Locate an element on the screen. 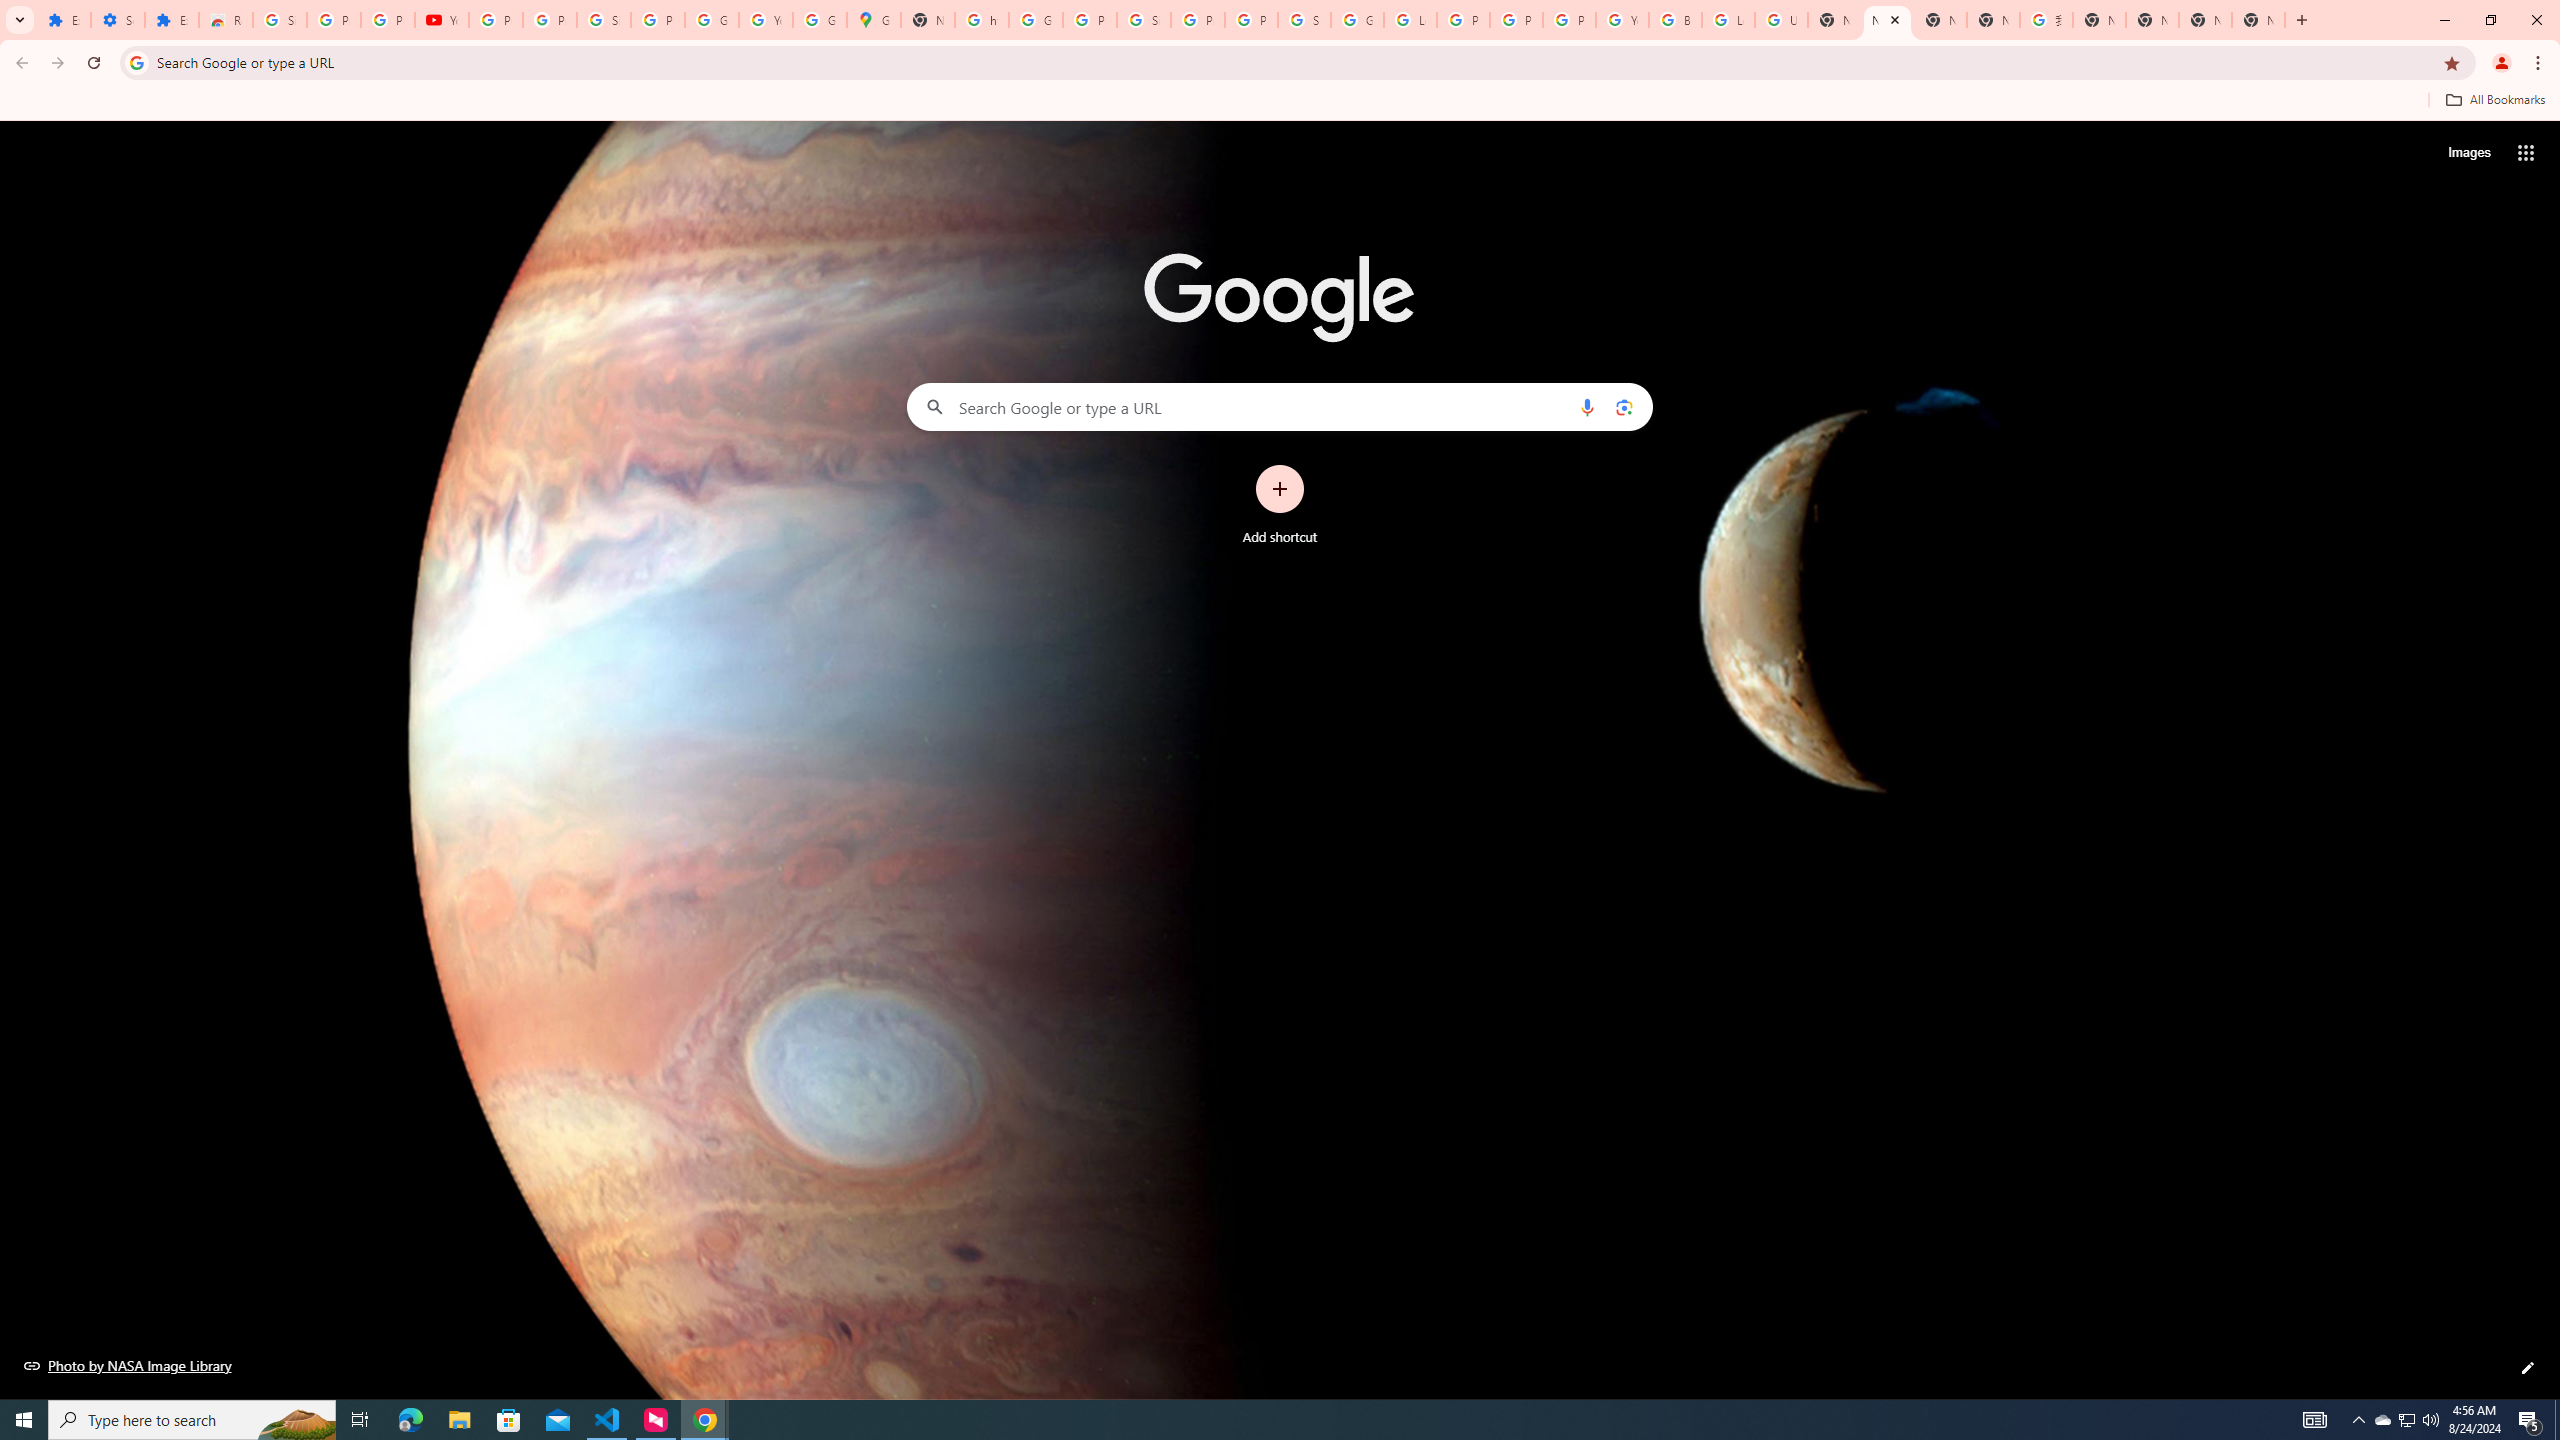 The height and width of the screenshot is (1440, 2560). 'You' is located at coordinates (2502, 62).